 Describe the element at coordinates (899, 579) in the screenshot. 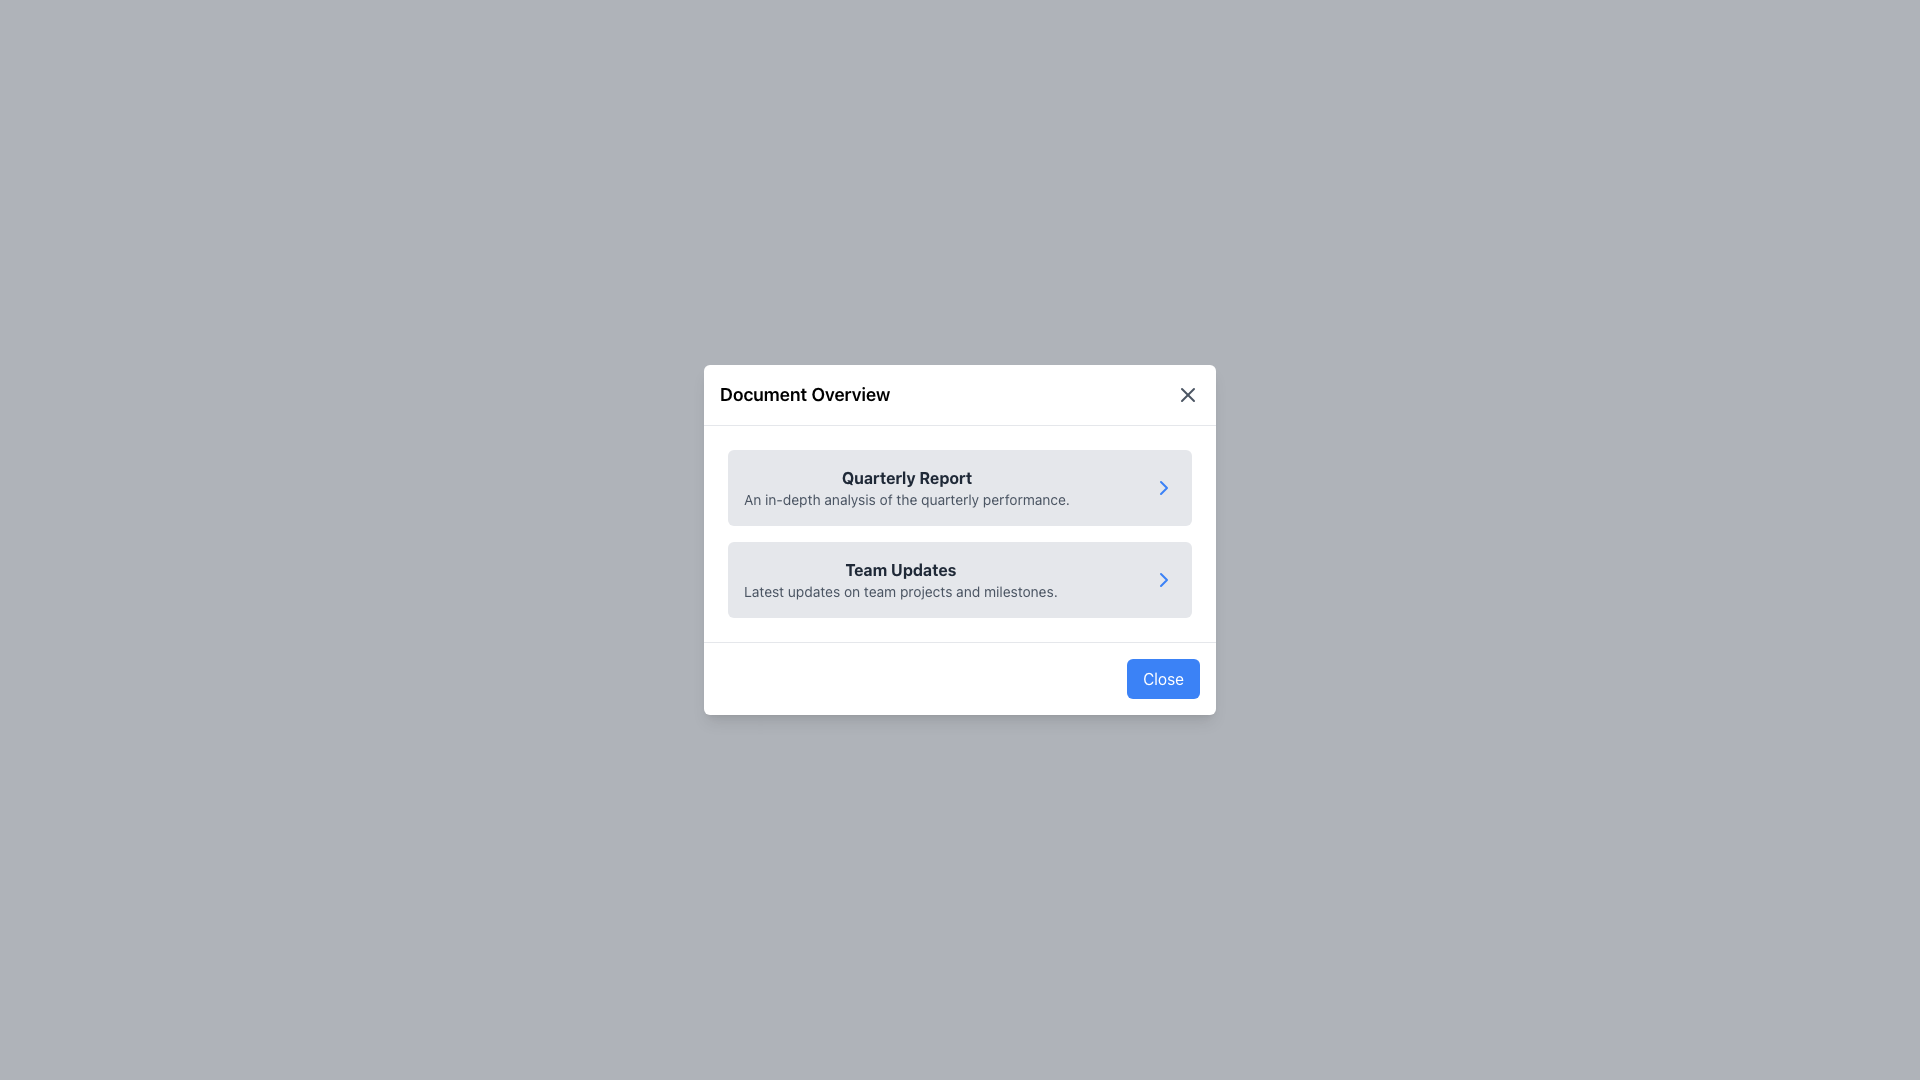

I see `the 'Team Updates' text block element` at that location.